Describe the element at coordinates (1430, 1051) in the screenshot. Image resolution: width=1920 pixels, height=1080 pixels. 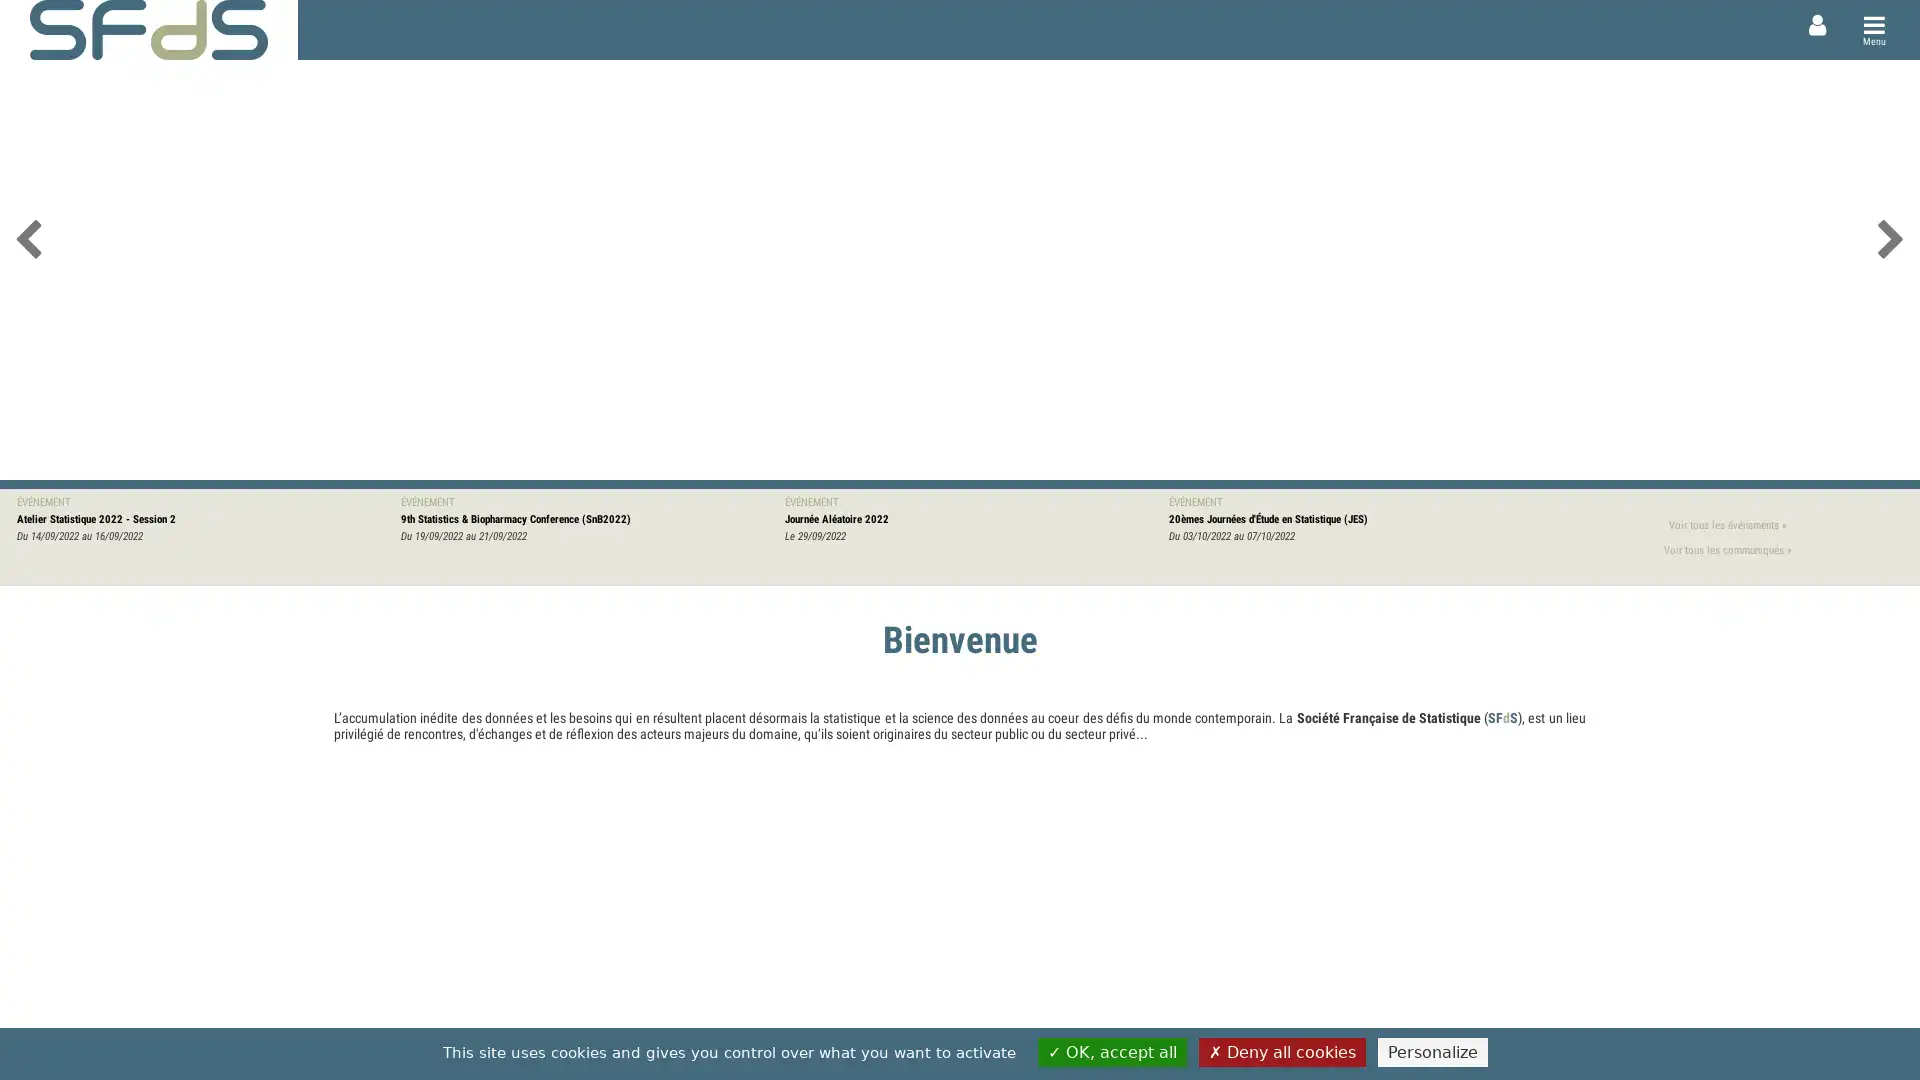
I see `Personalize (modal window)` at that location.